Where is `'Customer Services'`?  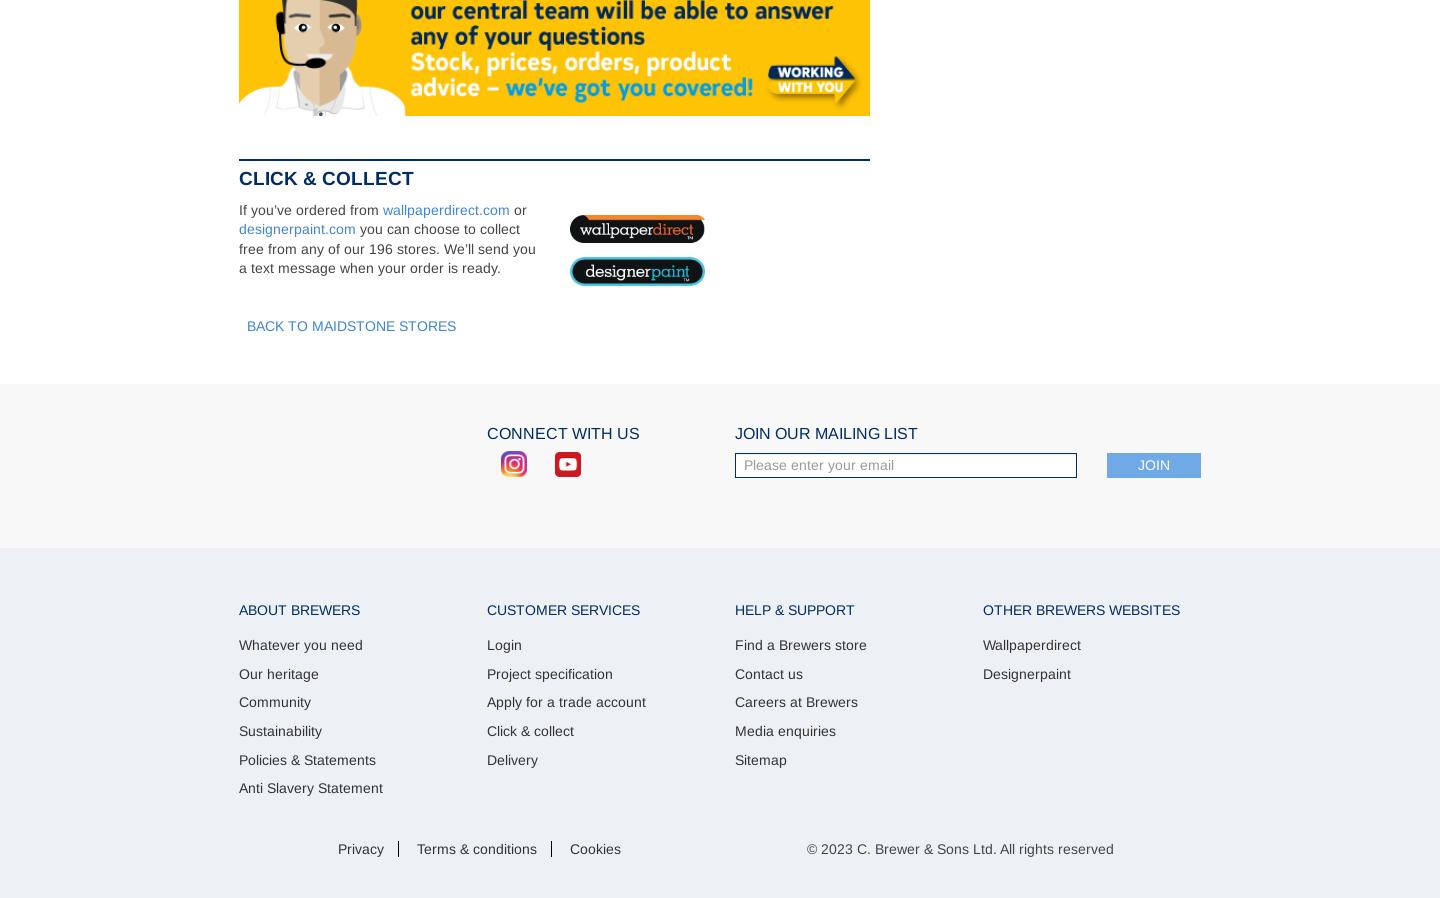
'Customer Services' is located at coordinates (563, 608).